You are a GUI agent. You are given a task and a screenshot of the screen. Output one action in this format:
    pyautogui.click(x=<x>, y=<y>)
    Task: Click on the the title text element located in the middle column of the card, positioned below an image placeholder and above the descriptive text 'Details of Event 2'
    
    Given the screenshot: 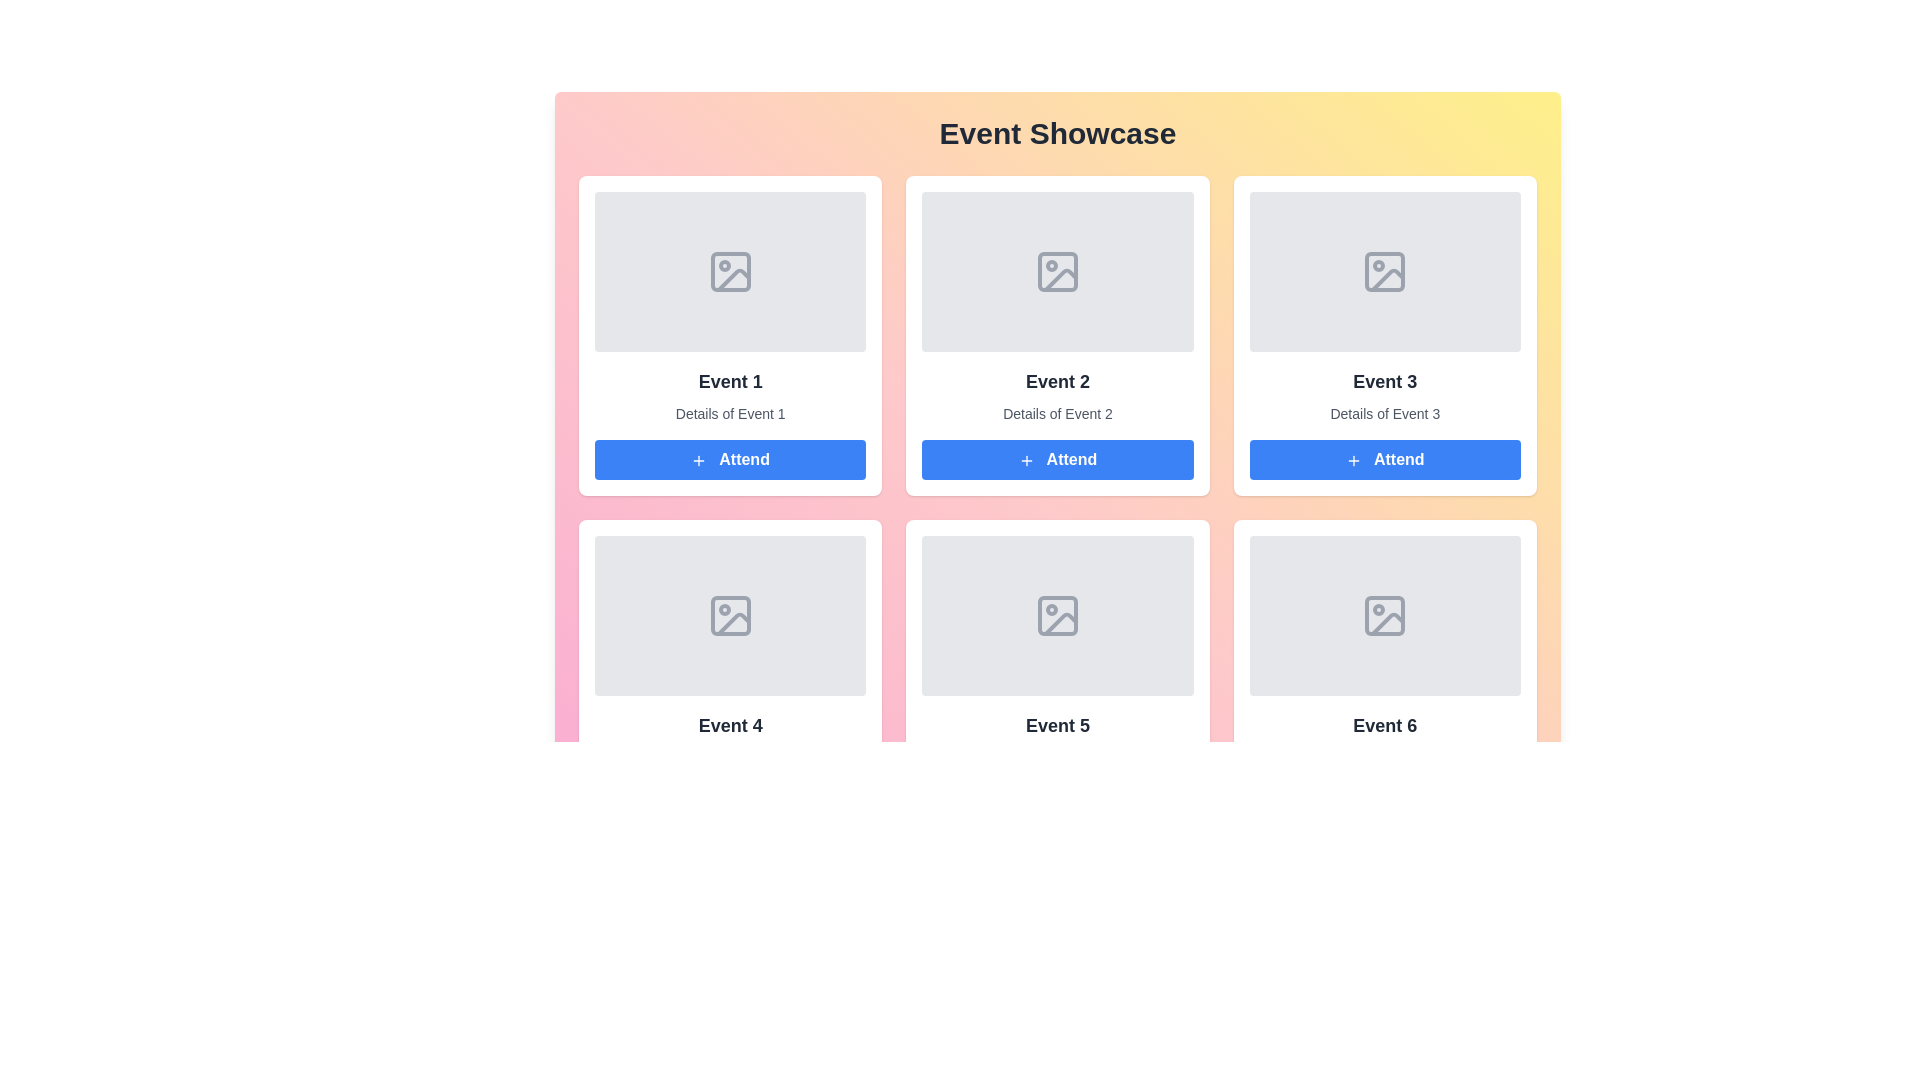 What is the action you would take?
    pyautogui.click(x=1056, y=381)
    